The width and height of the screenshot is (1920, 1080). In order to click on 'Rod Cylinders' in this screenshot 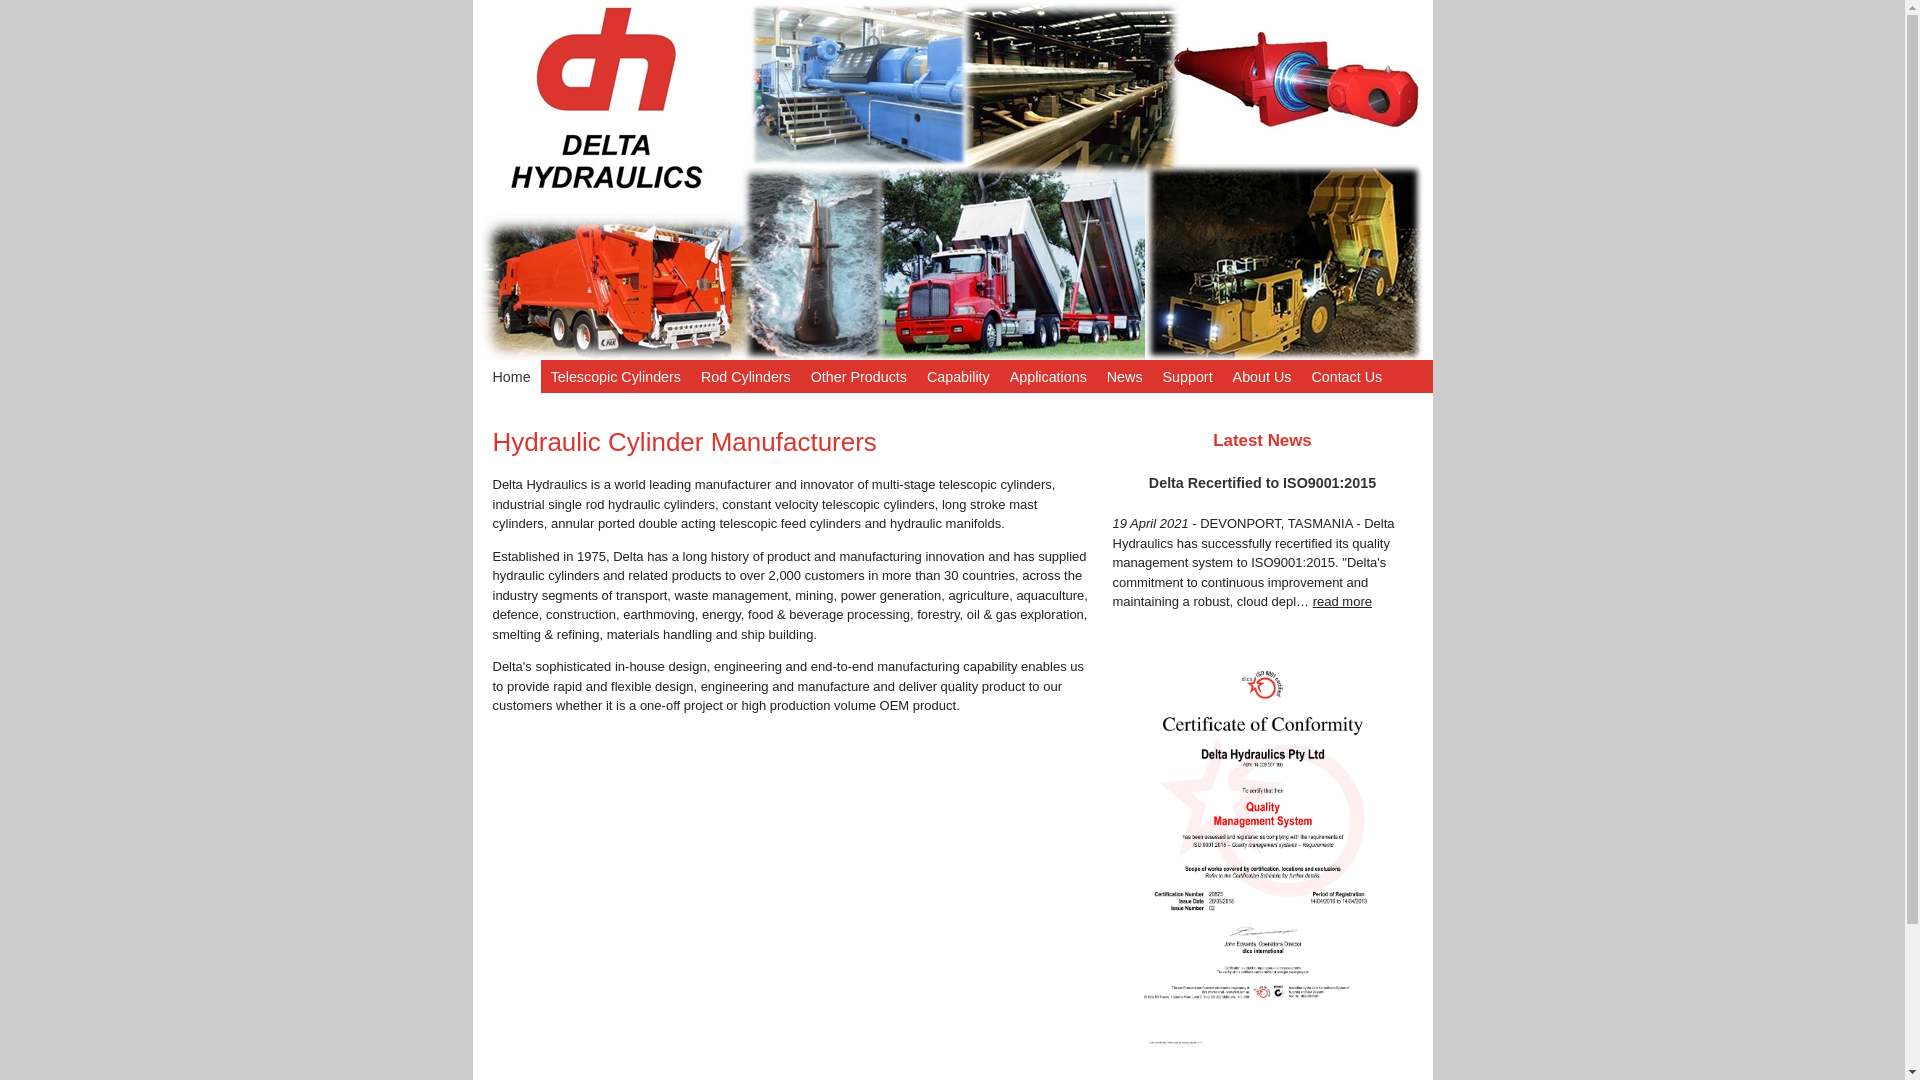, I will do `click(744, 376)`.